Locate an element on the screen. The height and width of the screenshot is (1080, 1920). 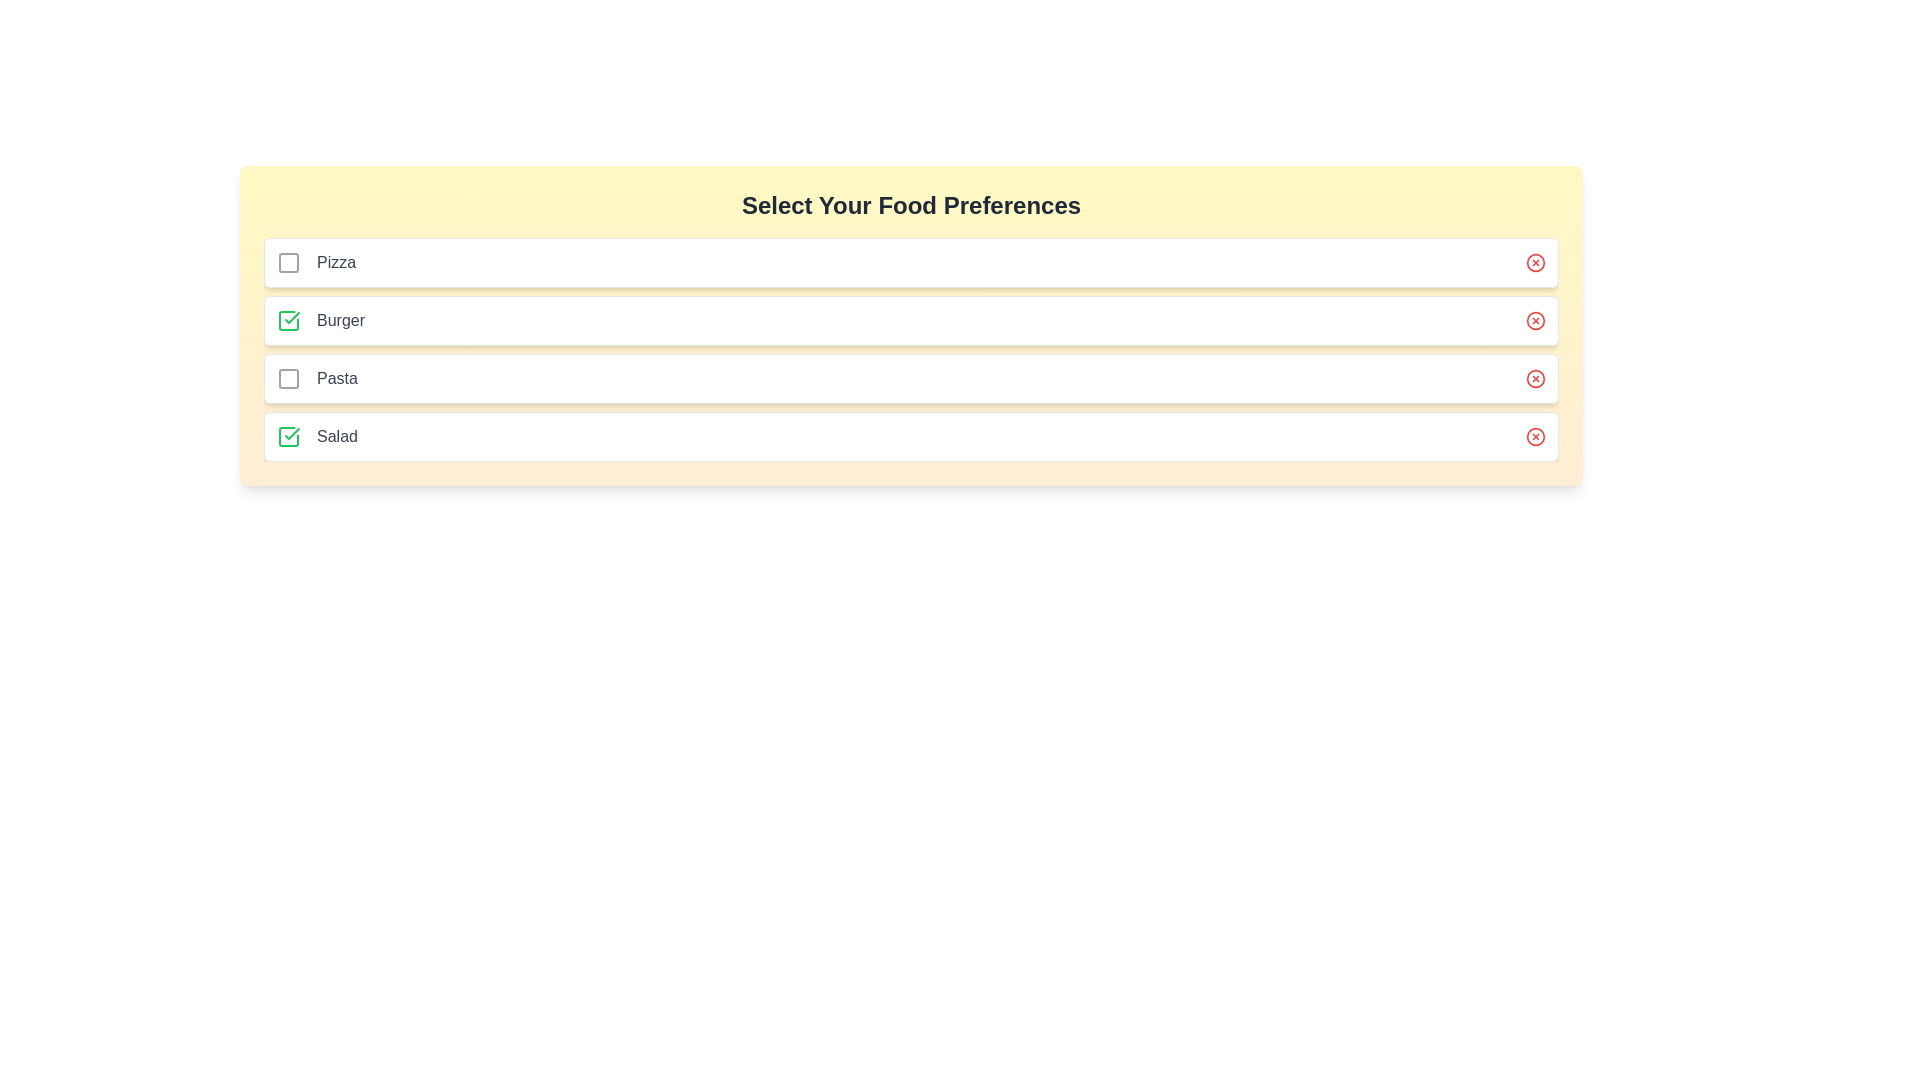
the inner circular part of the close icon used to remove or deselect an entry from the list of food preferences is located at coordinates (1535, 319).